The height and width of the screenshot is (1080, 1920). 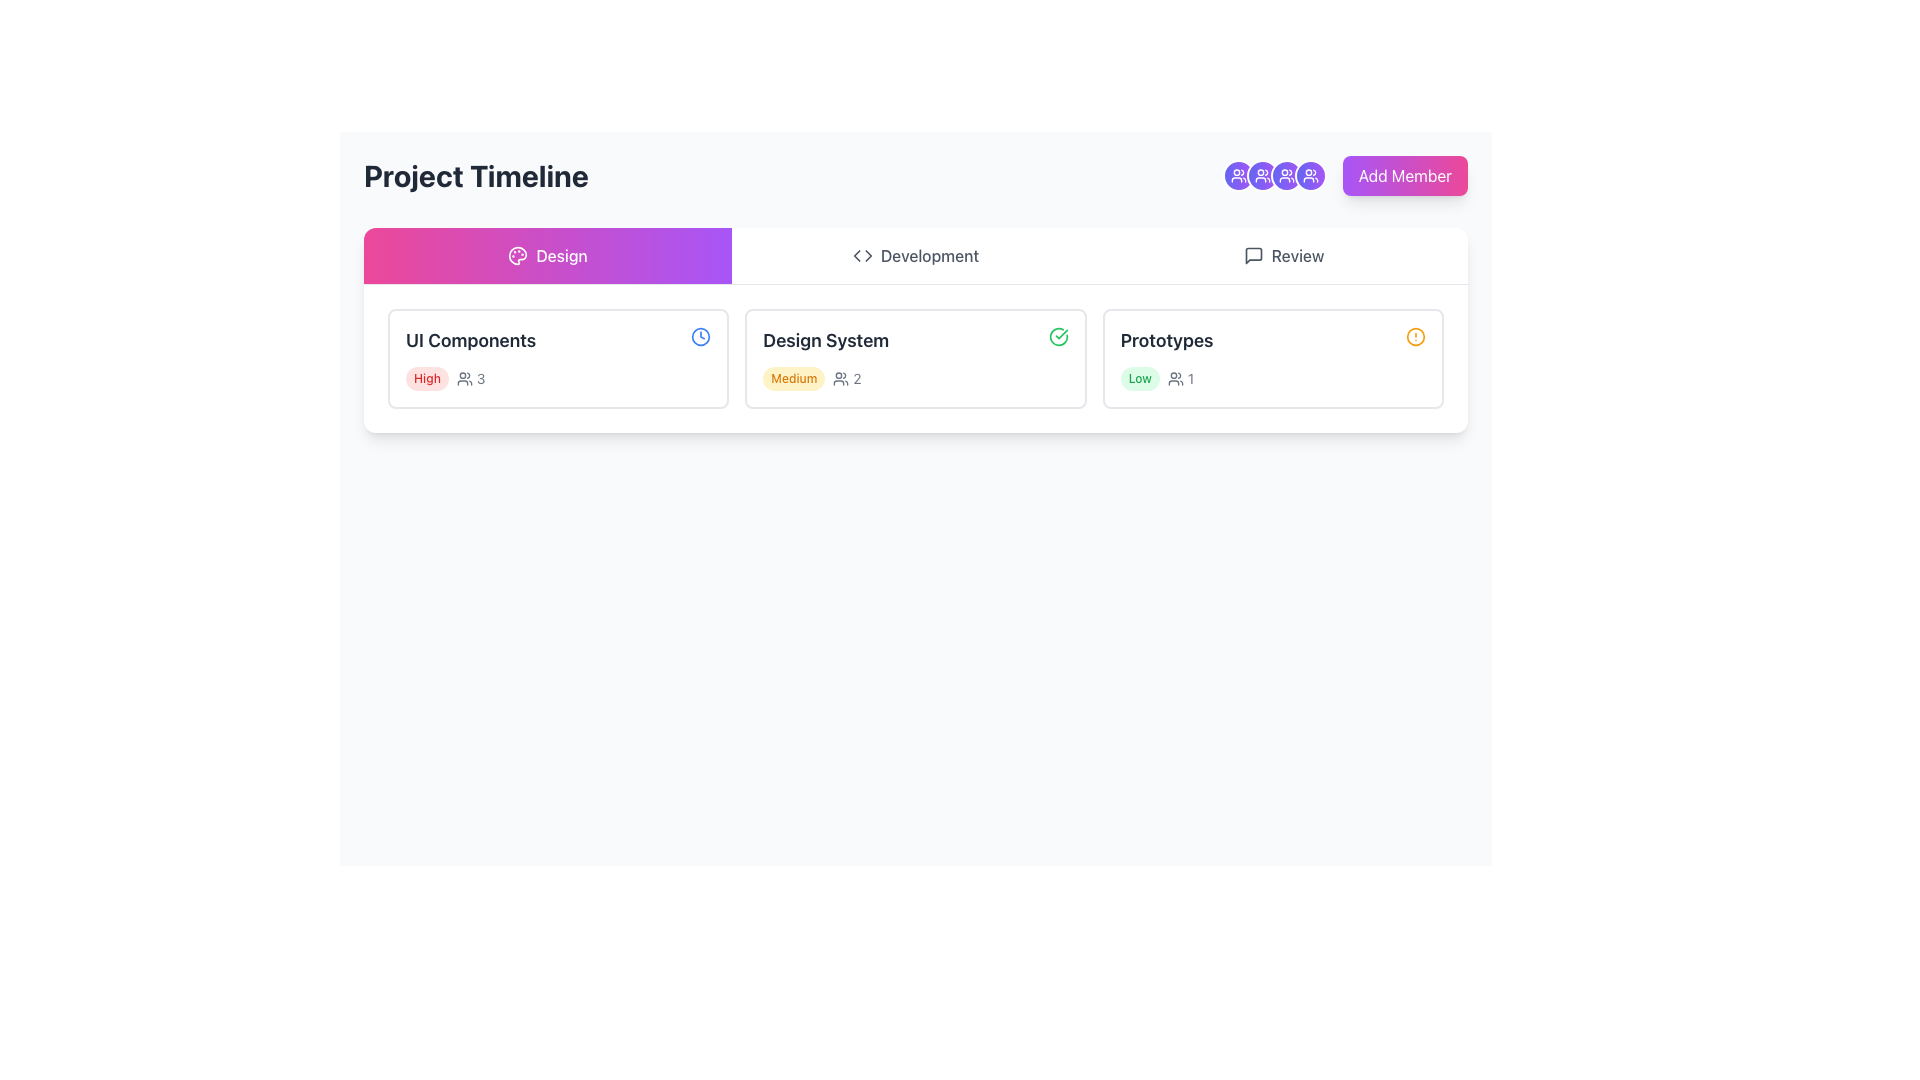 What do you see at coordinates (915, 255) in the screenshot?
I see `the label` at bounding box center [915, 255].